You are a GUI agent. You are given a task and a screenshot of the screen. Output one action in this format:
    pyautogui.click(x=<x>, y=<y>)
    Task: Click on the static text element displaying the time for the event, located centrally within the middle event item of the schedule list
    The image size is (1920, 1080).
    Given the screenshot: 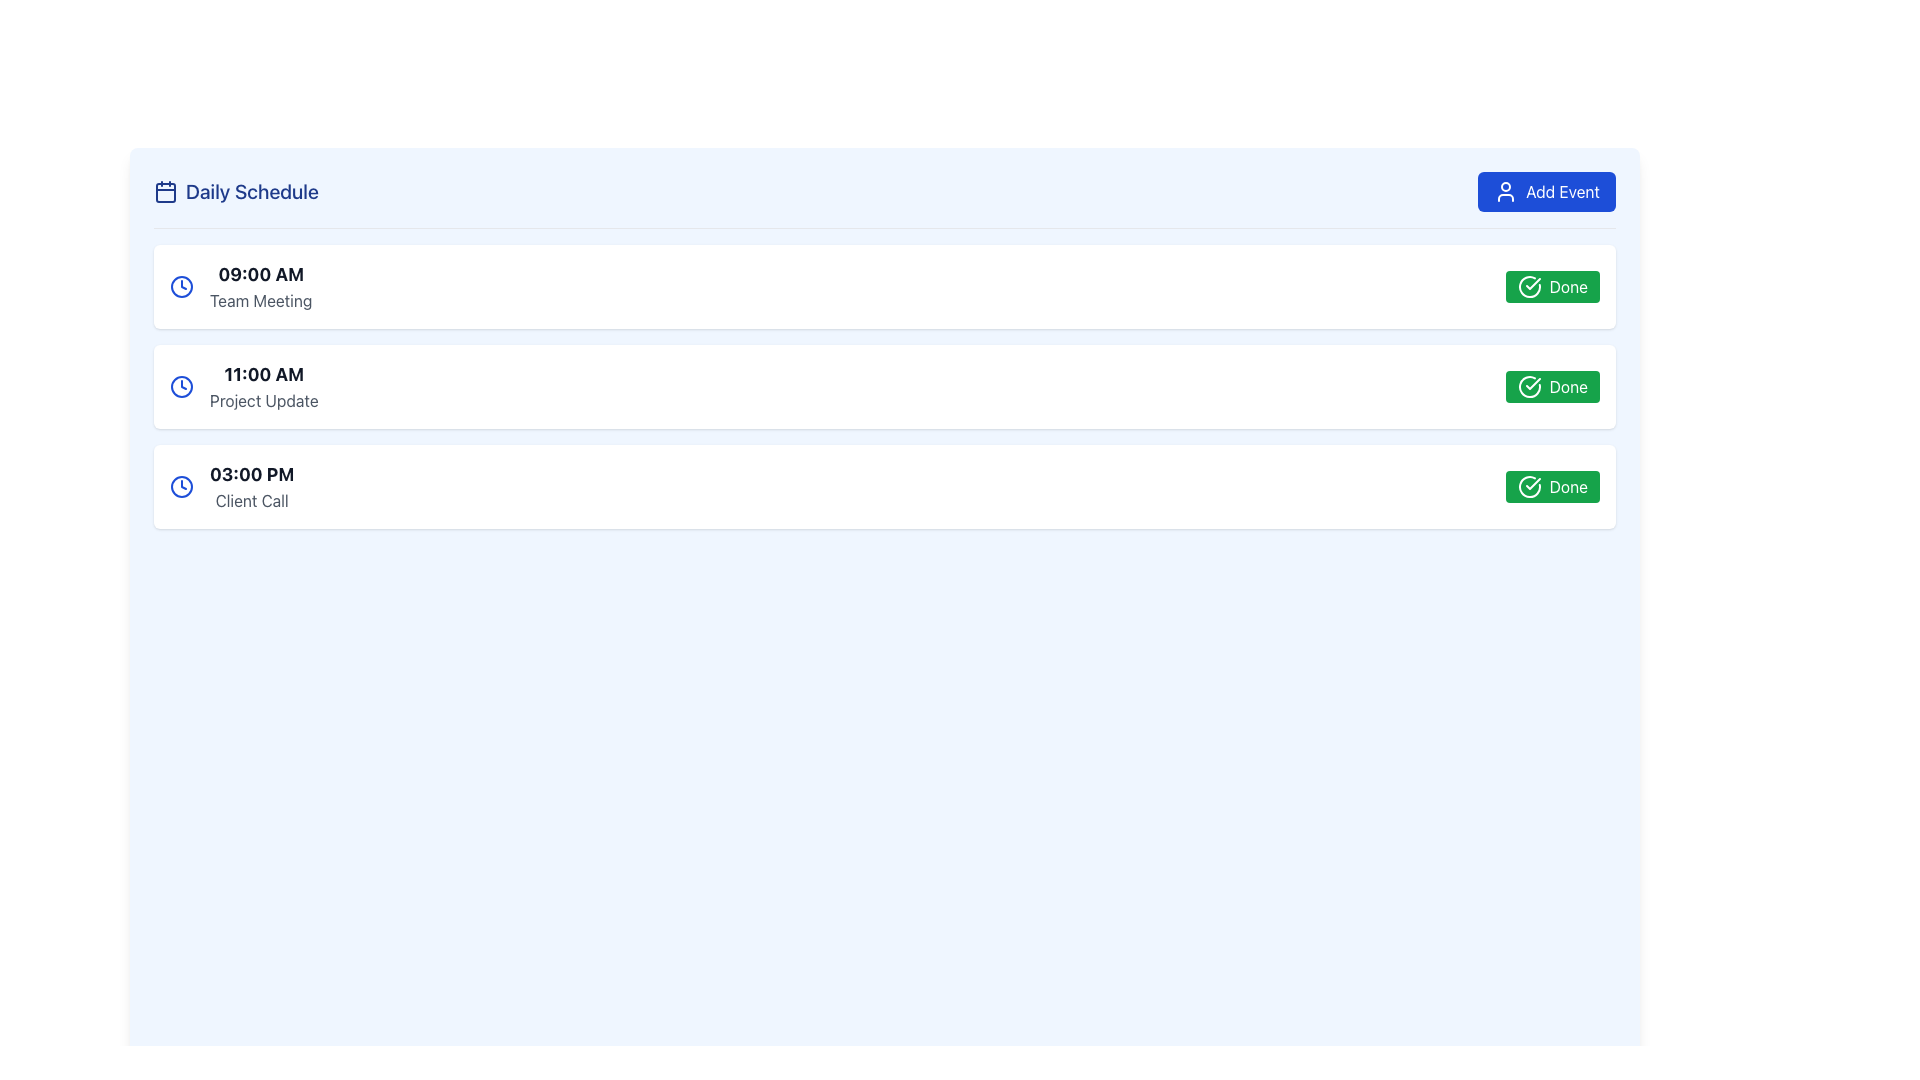 What is the action you would take?
    pyautogui.click(x=263, y=374)
    